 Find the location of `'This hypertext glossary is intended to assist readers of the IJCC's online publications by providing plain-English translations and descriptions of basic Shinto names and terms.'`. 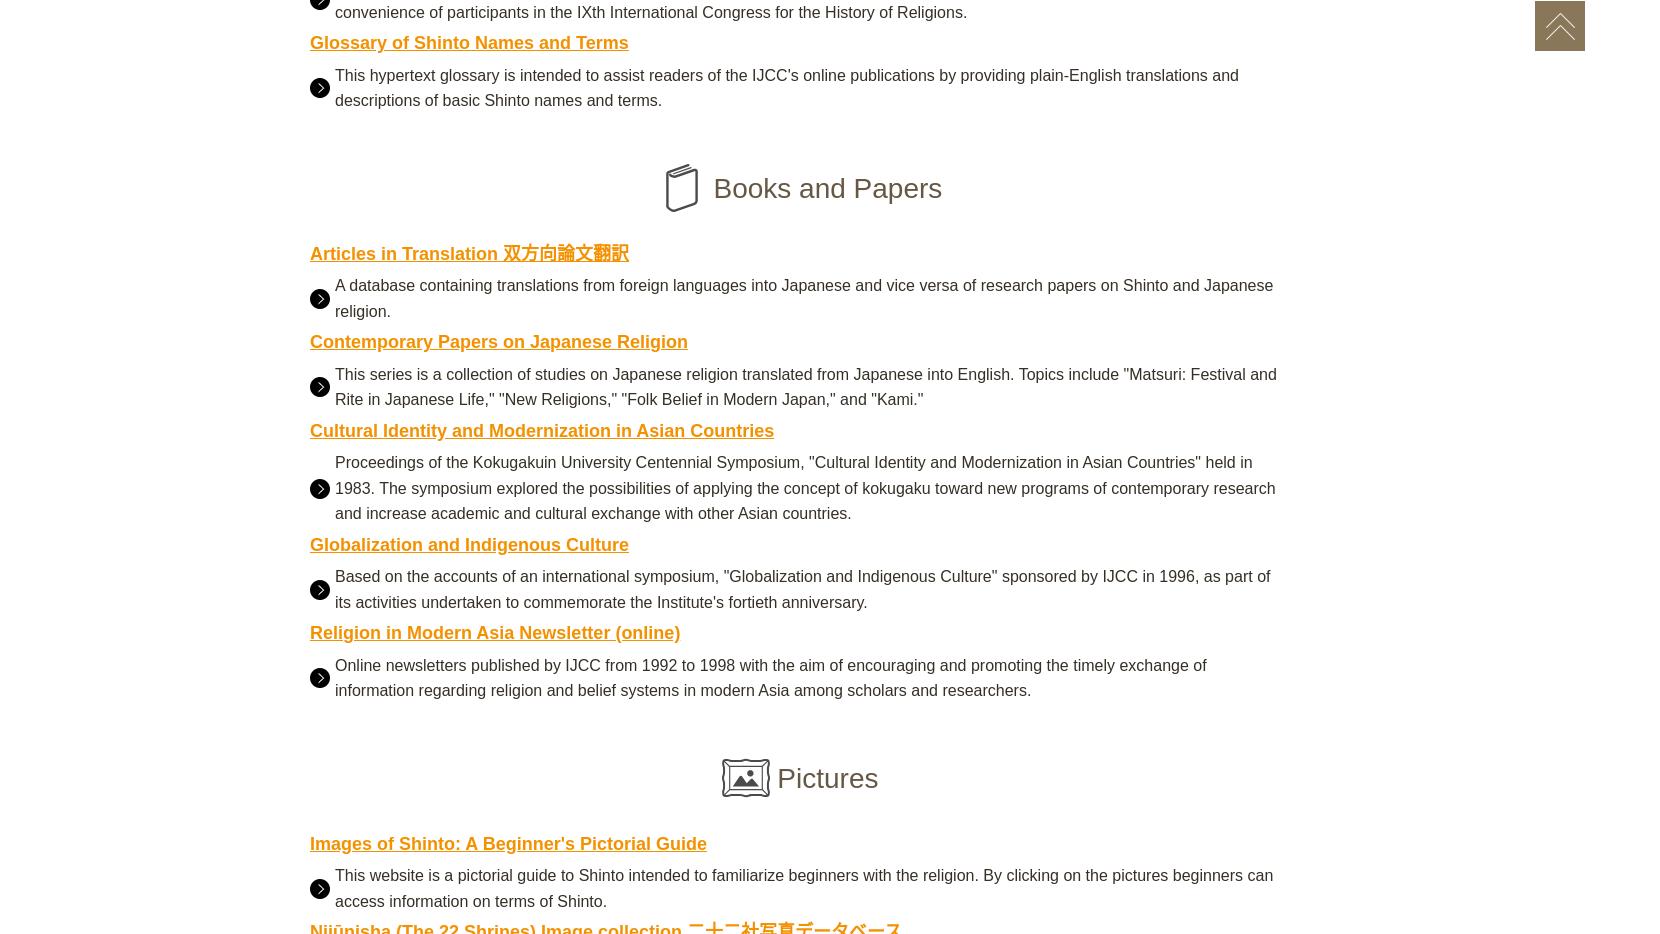

'This hypertext glossary is intended to assist readers of the IJCC's online publications by providing plain-English translations and descriptions of basic Shinto names and terms.' is located at coordinates (334, 87).